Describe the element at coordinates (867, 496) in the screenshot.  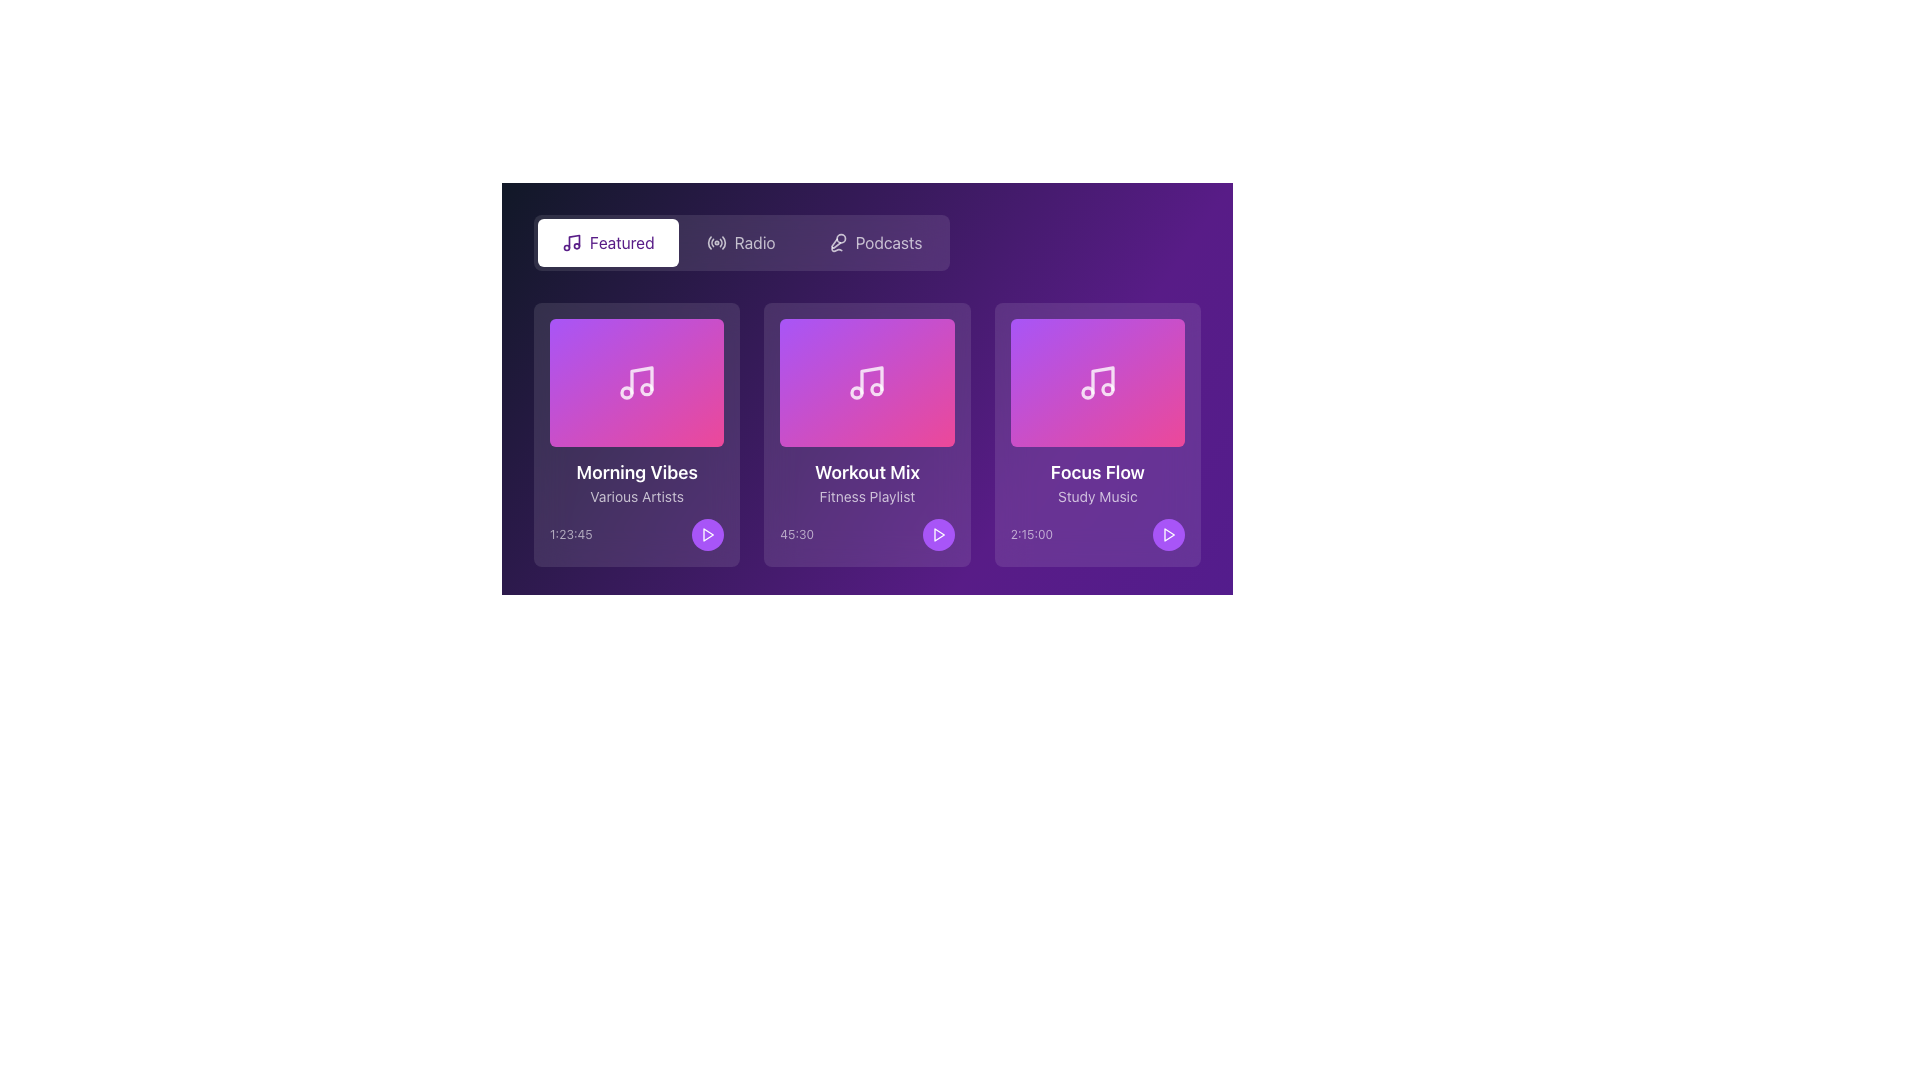
I see `text label 'Fitness Playlist' located under the 'Workout Mix' title in the center card of the horizontal card list` at that location.